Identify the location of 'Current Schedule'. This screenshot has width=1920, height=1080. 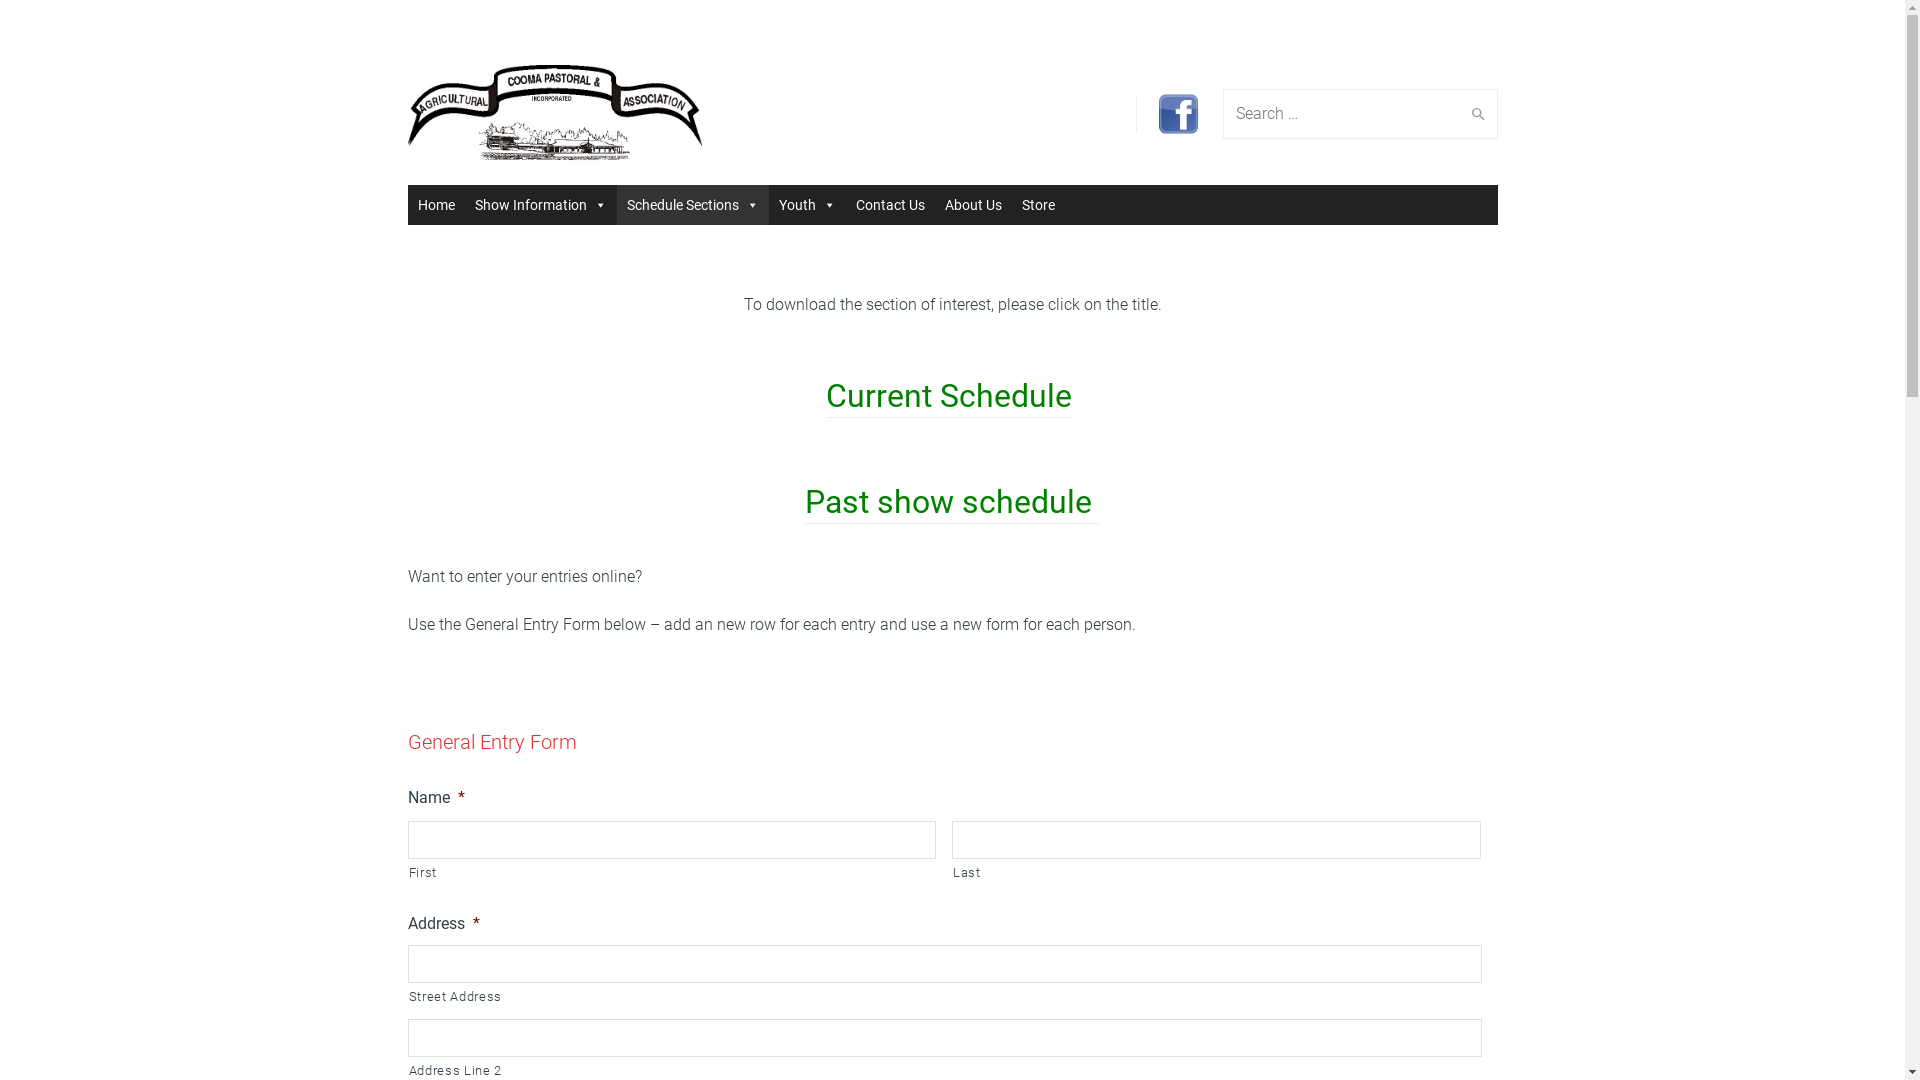
(948, 396).